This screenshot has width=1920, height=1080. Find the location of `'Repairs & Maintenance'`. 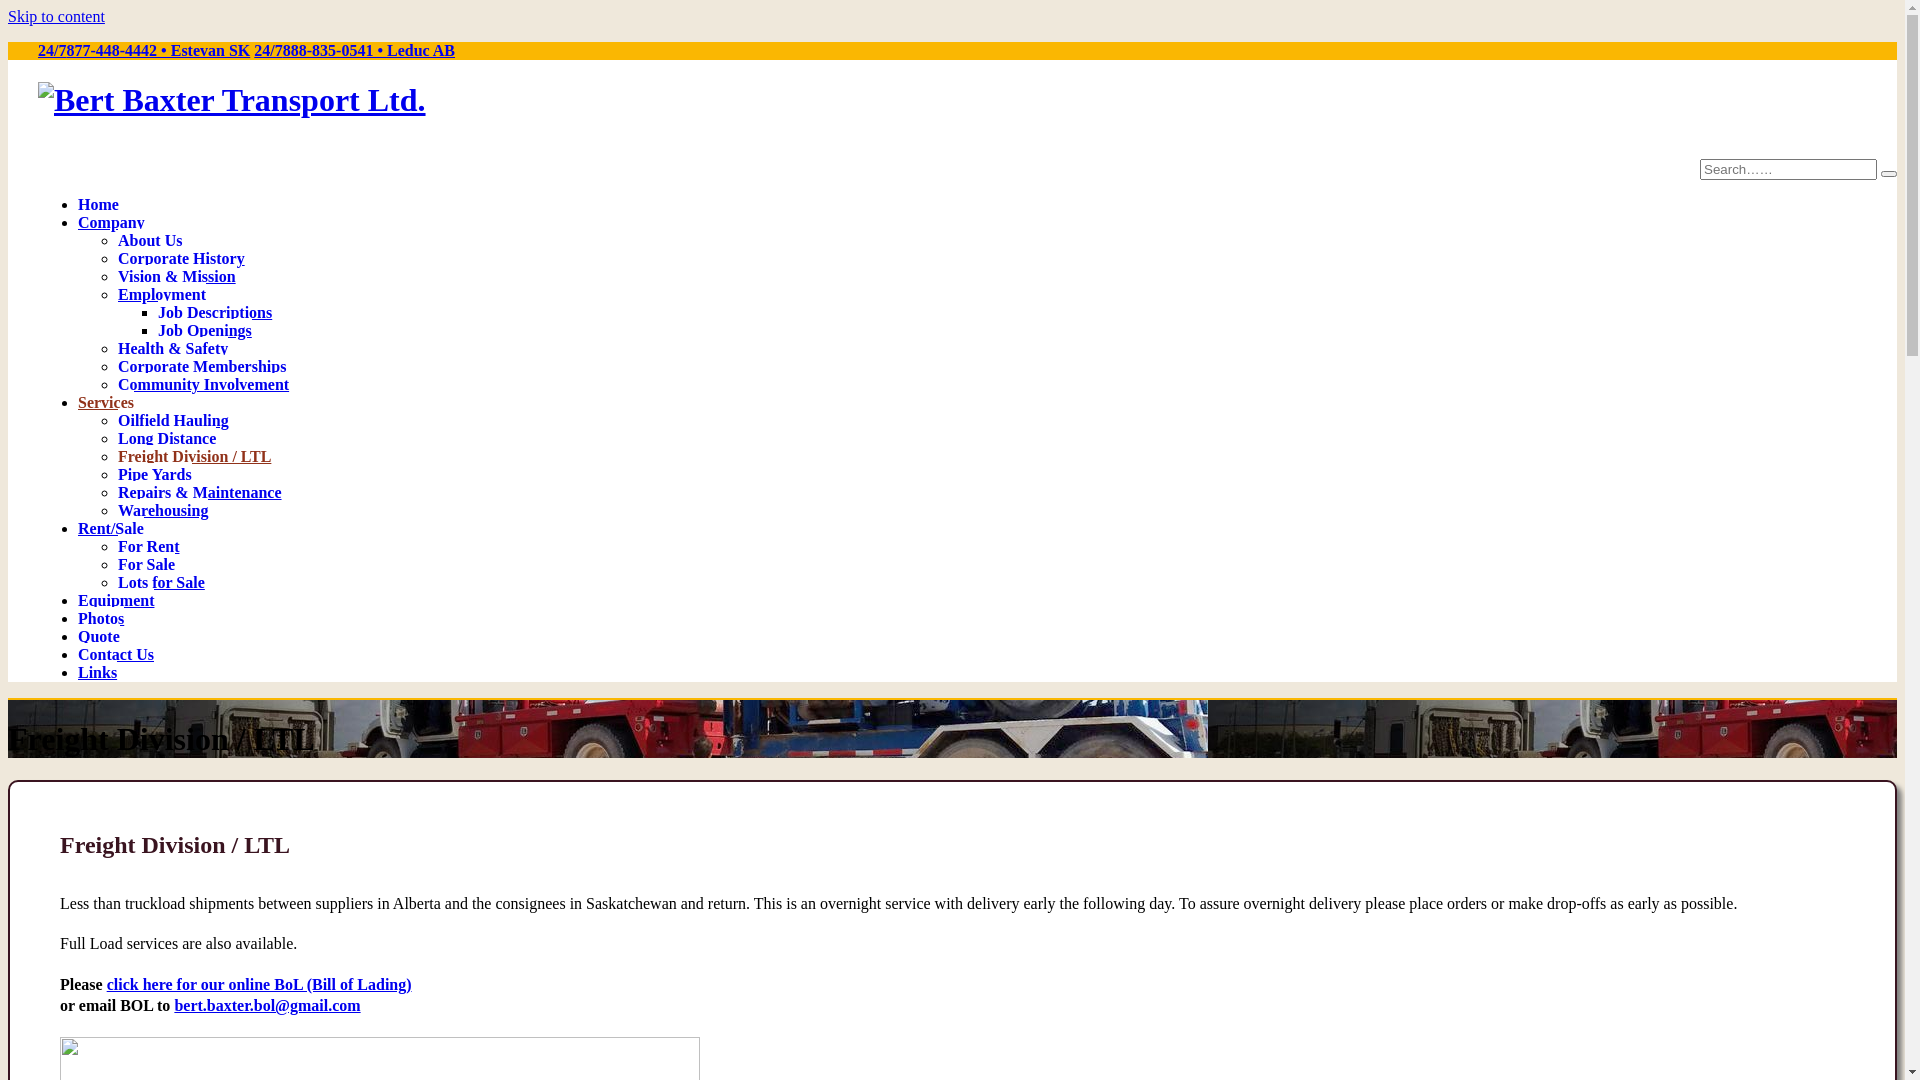

'Repairs & Maintenance' is located at coordinates (200, 490).